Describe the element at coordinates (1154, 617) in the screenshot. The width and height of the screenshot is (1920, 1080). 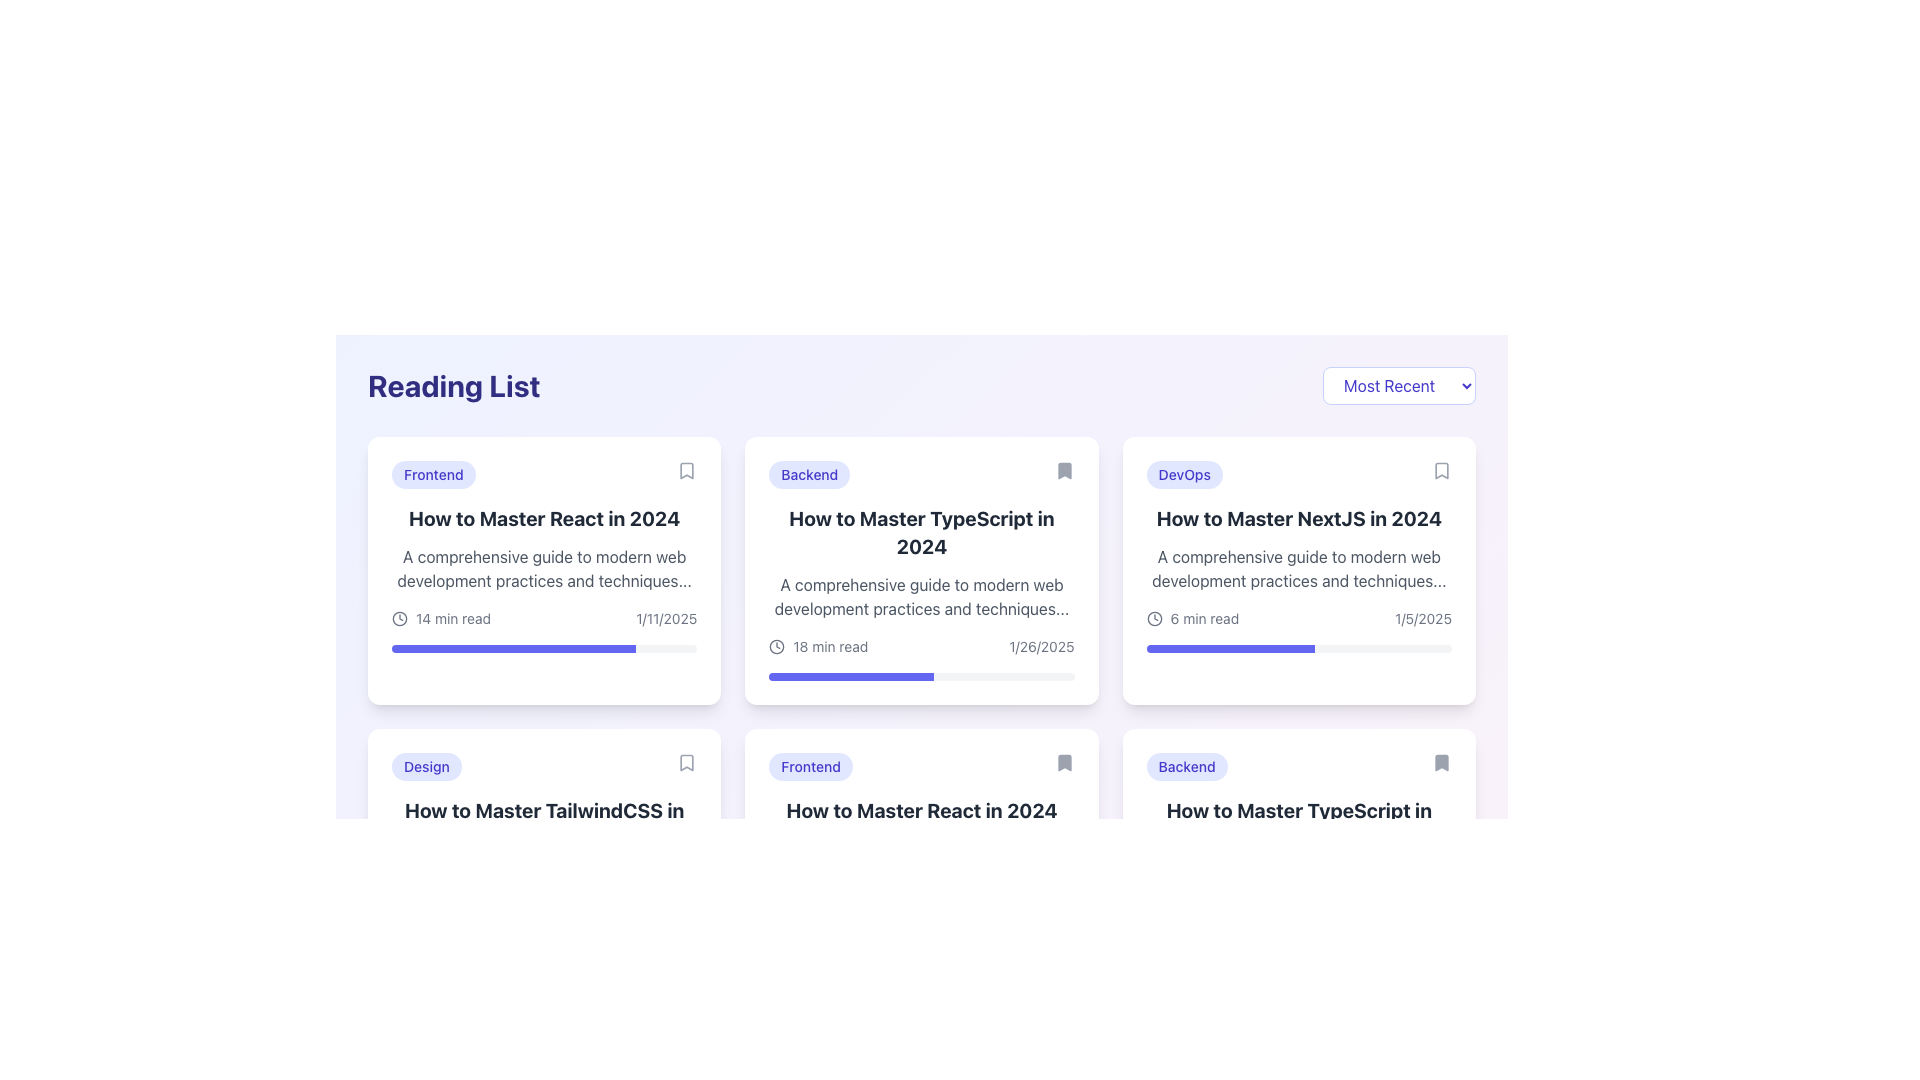
I see `the visual content of the Icon that indicates the estimated reading time, positioned to the left of the '6 min read' text` at that location.